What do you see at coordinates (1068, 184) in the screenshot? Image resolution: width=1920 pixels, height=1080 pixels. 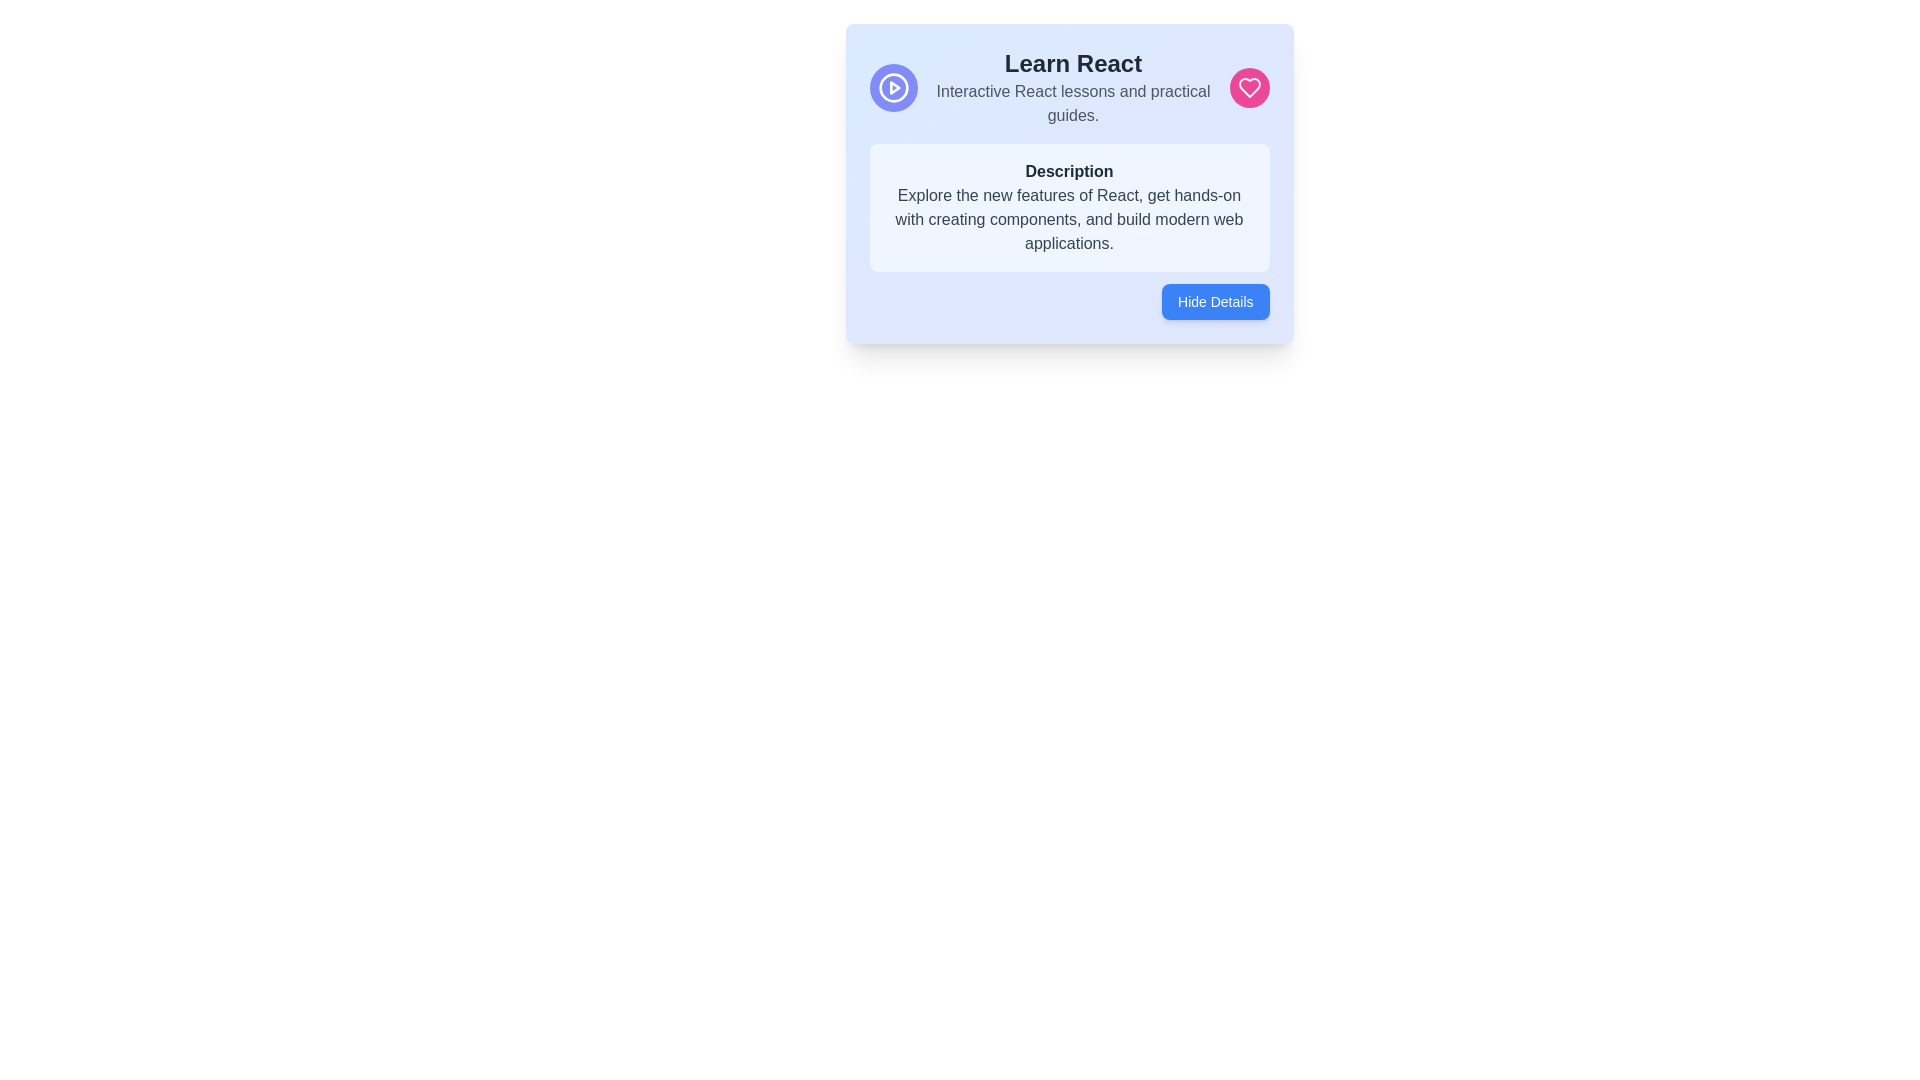 I see `the Card component that highlights details about learning React, positioned centrally in the interface` at bounding box center [1068, 184].